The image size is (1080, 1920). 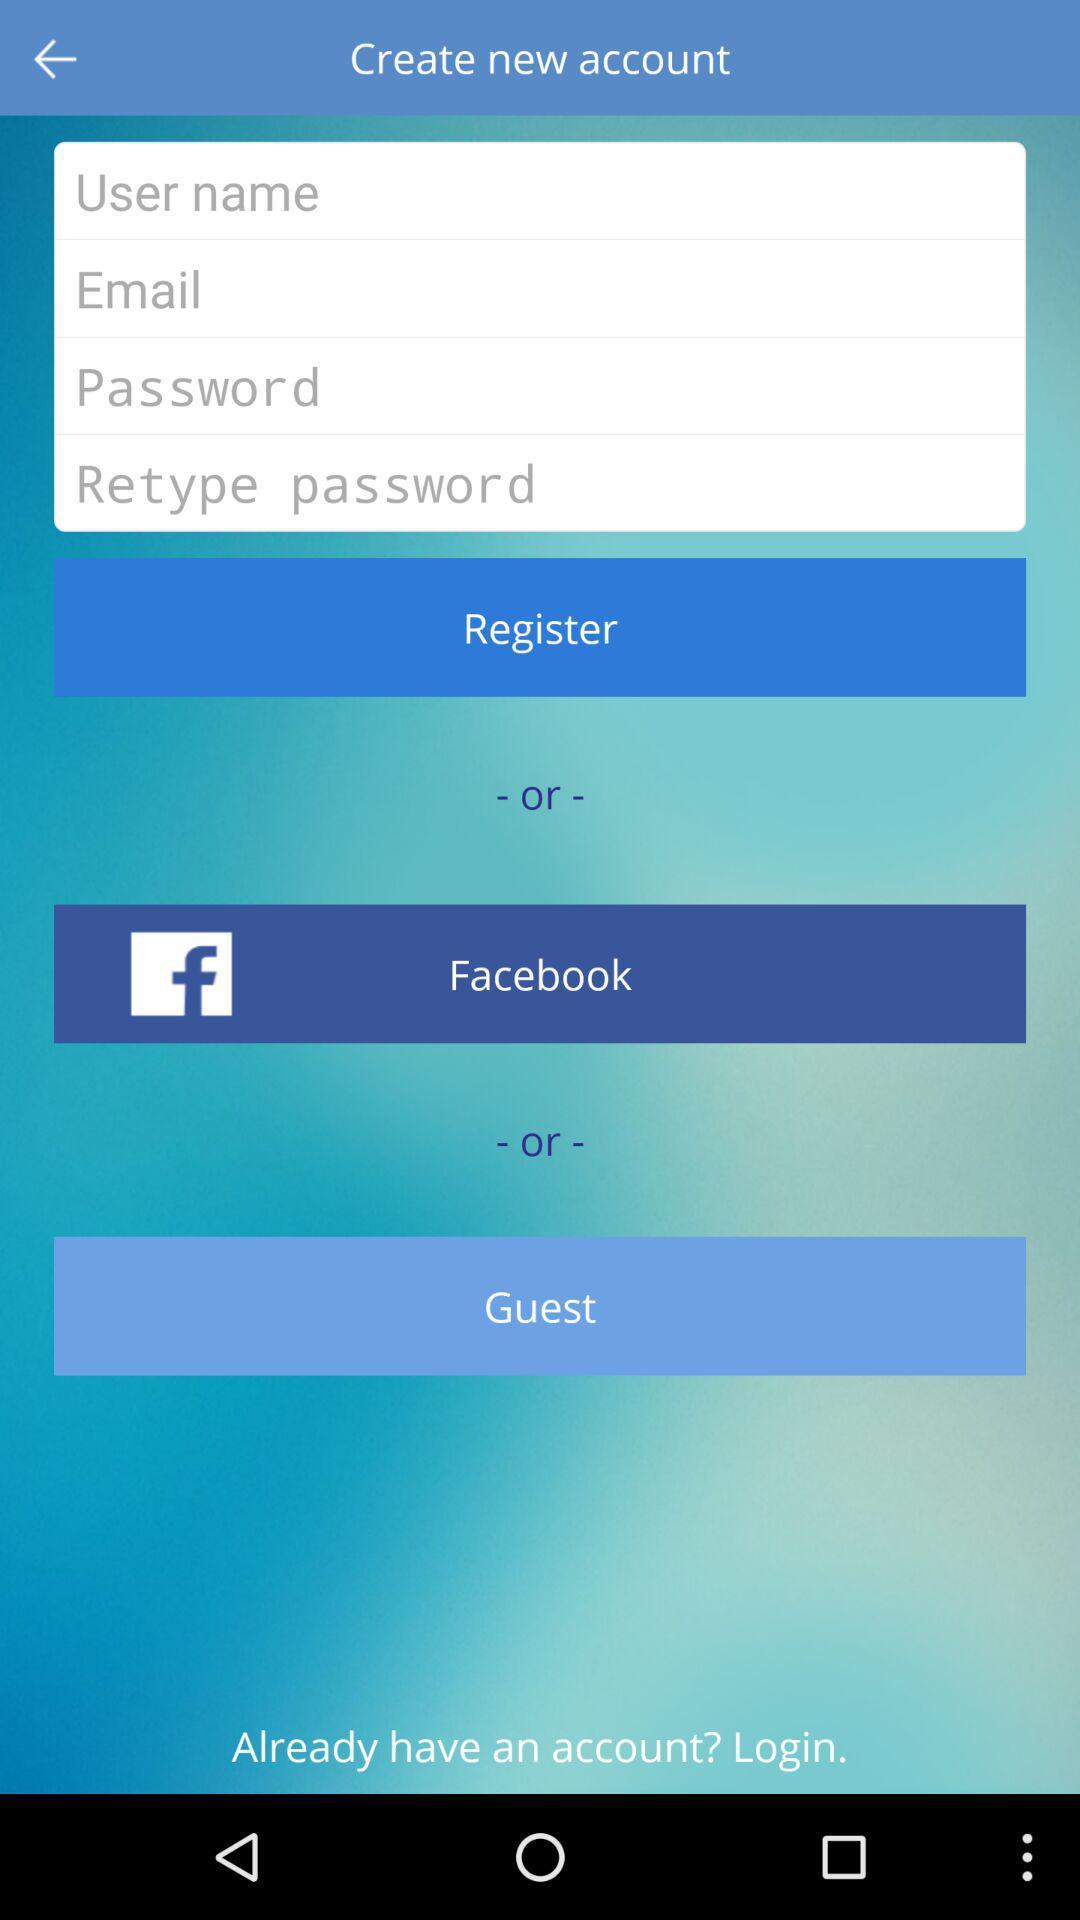 I want to click on your password, so click(x=540, y=385).